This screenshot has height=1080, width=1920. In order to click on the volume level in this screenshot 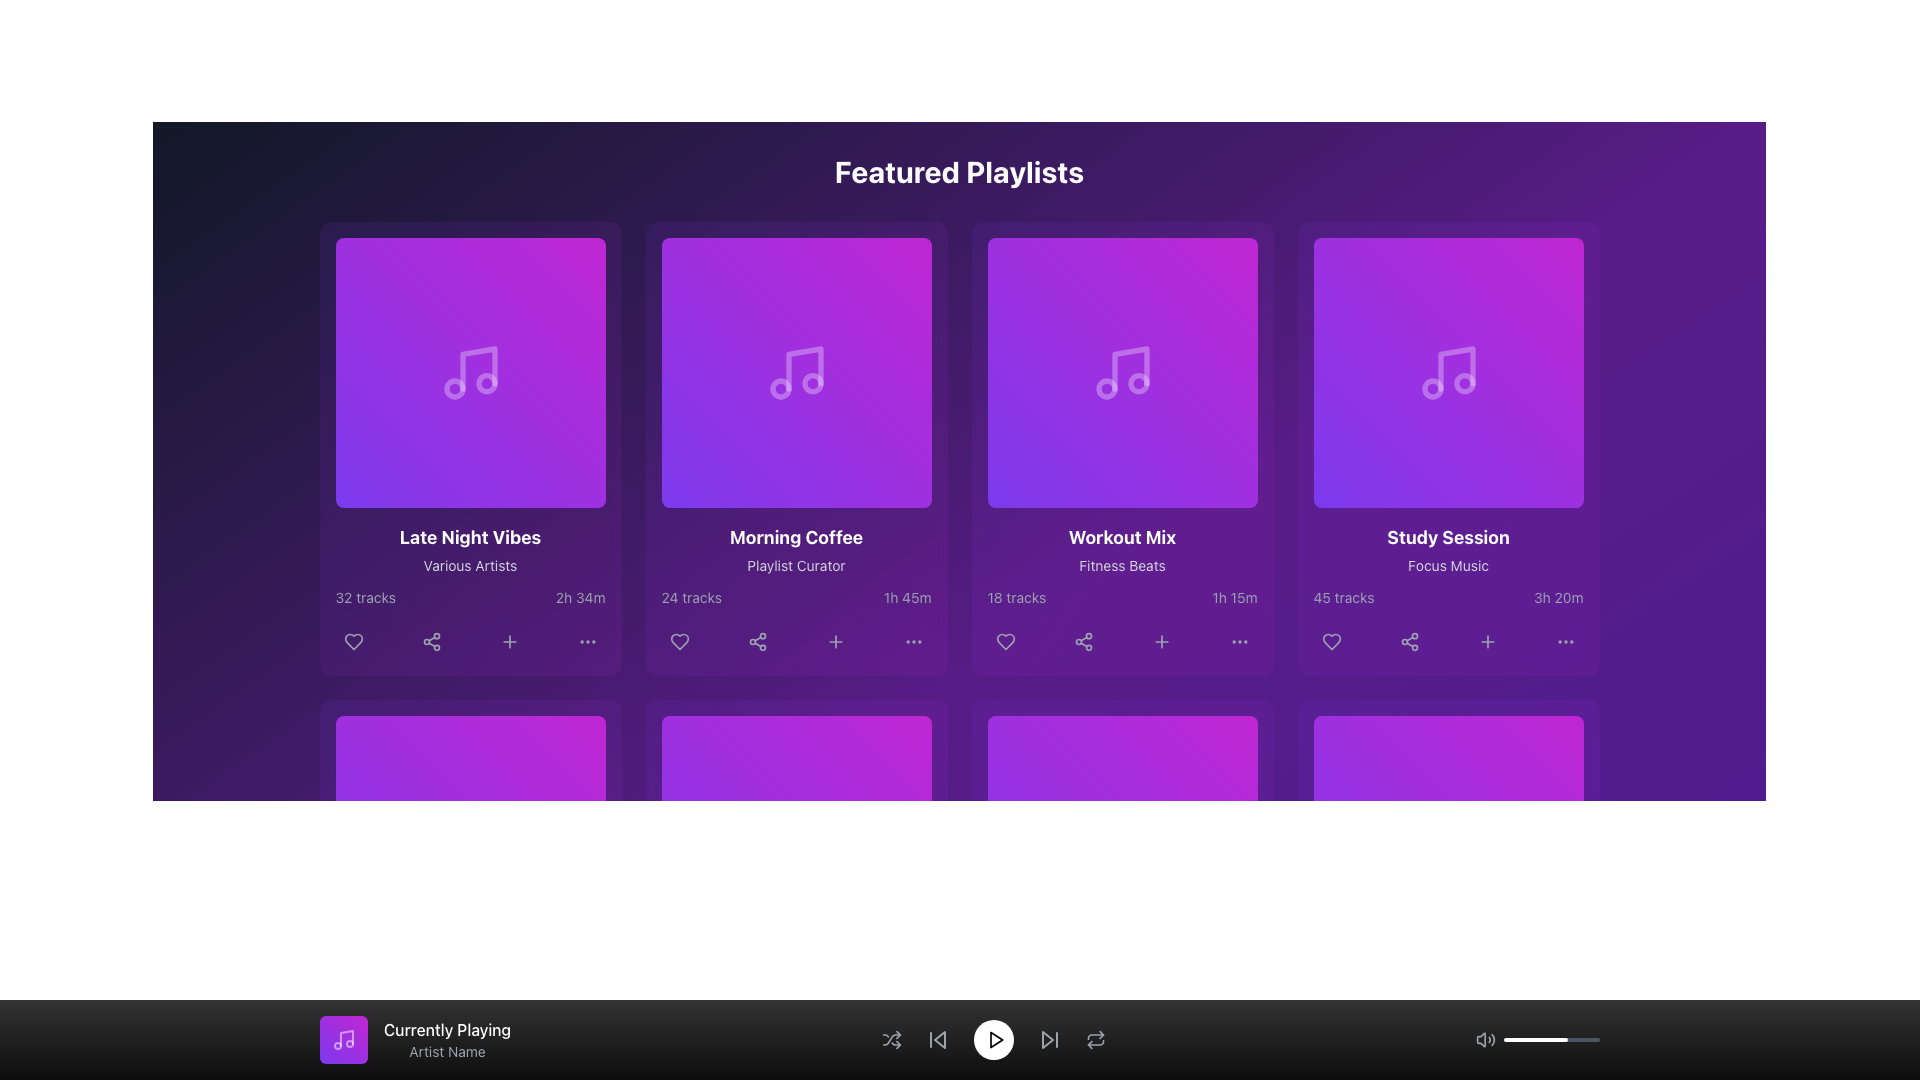, I will do `click(1525, 1039)`.